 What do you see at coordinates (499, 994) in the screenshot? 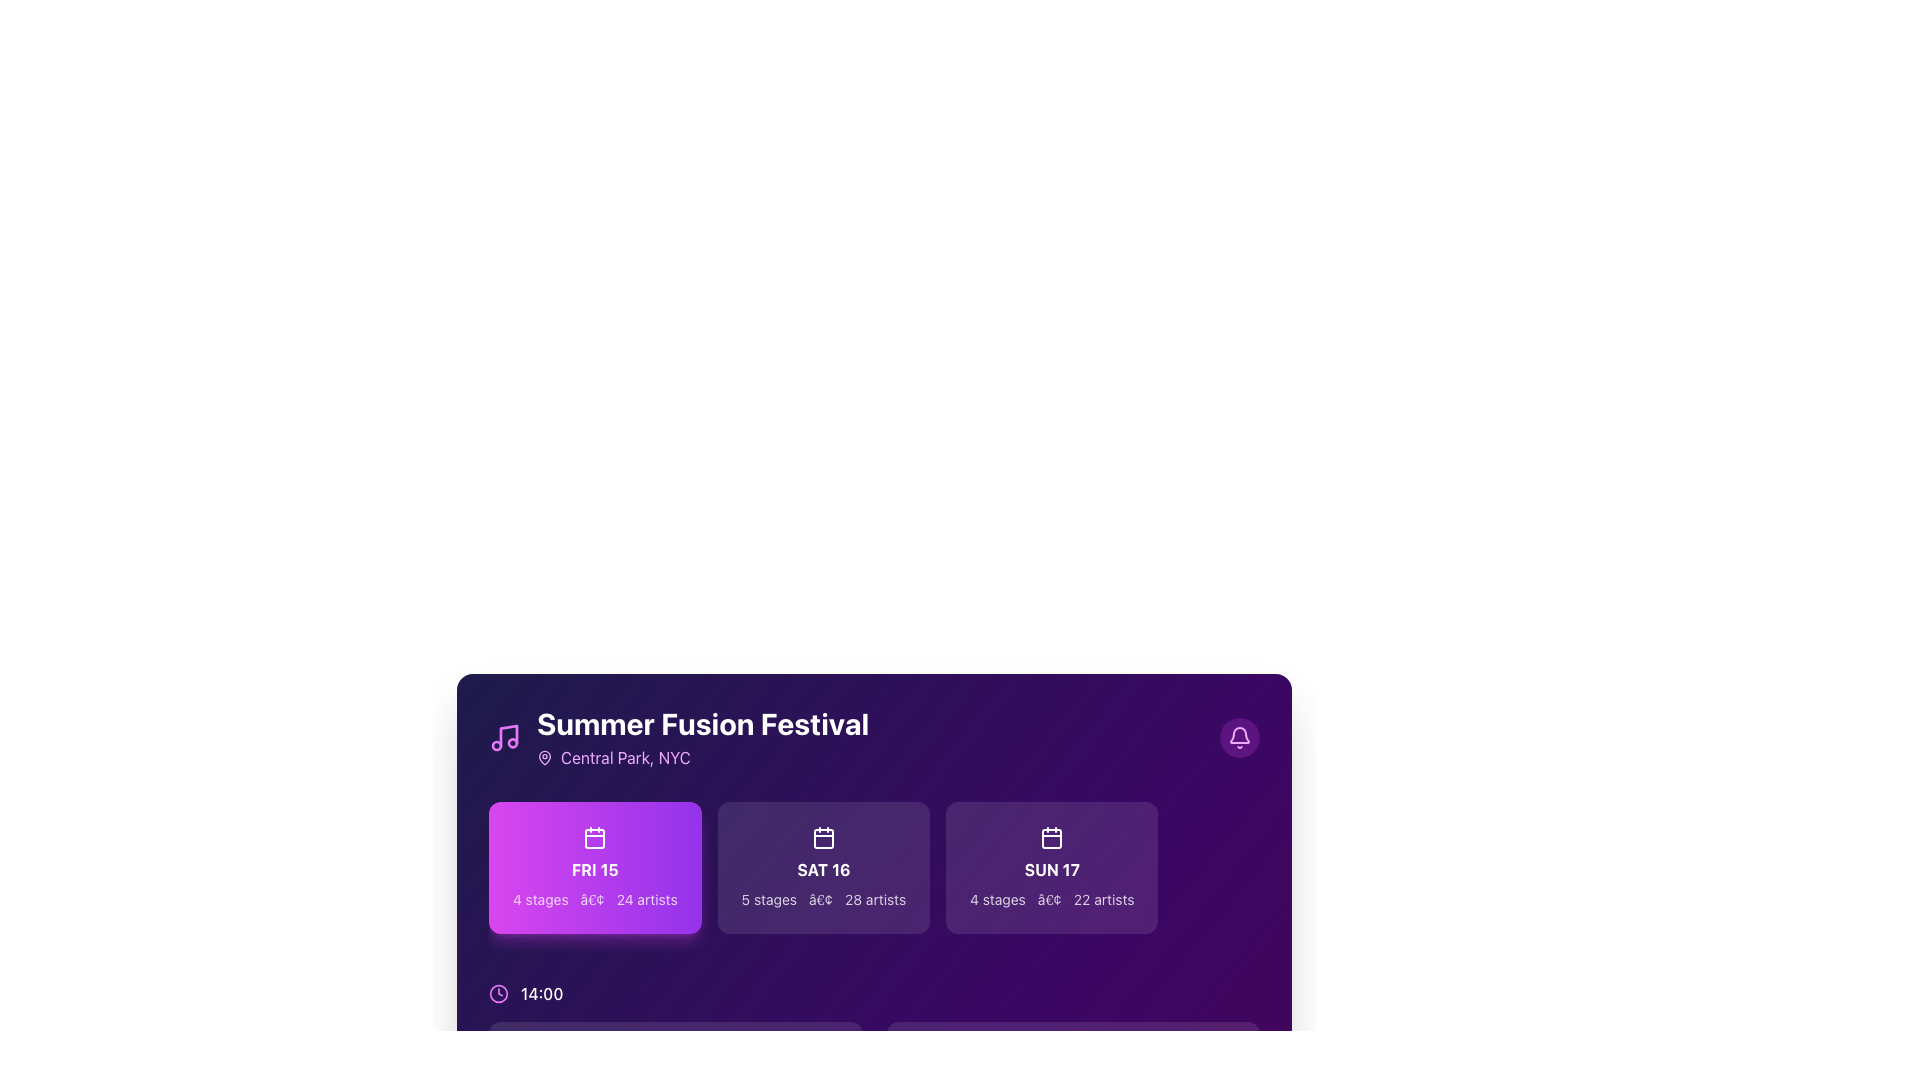
I see `the circular clock icon with a vibrant fuchsia outline located in the bottom-left corner of the card section, near the text '14:00'` at bounding box center [499, 994].